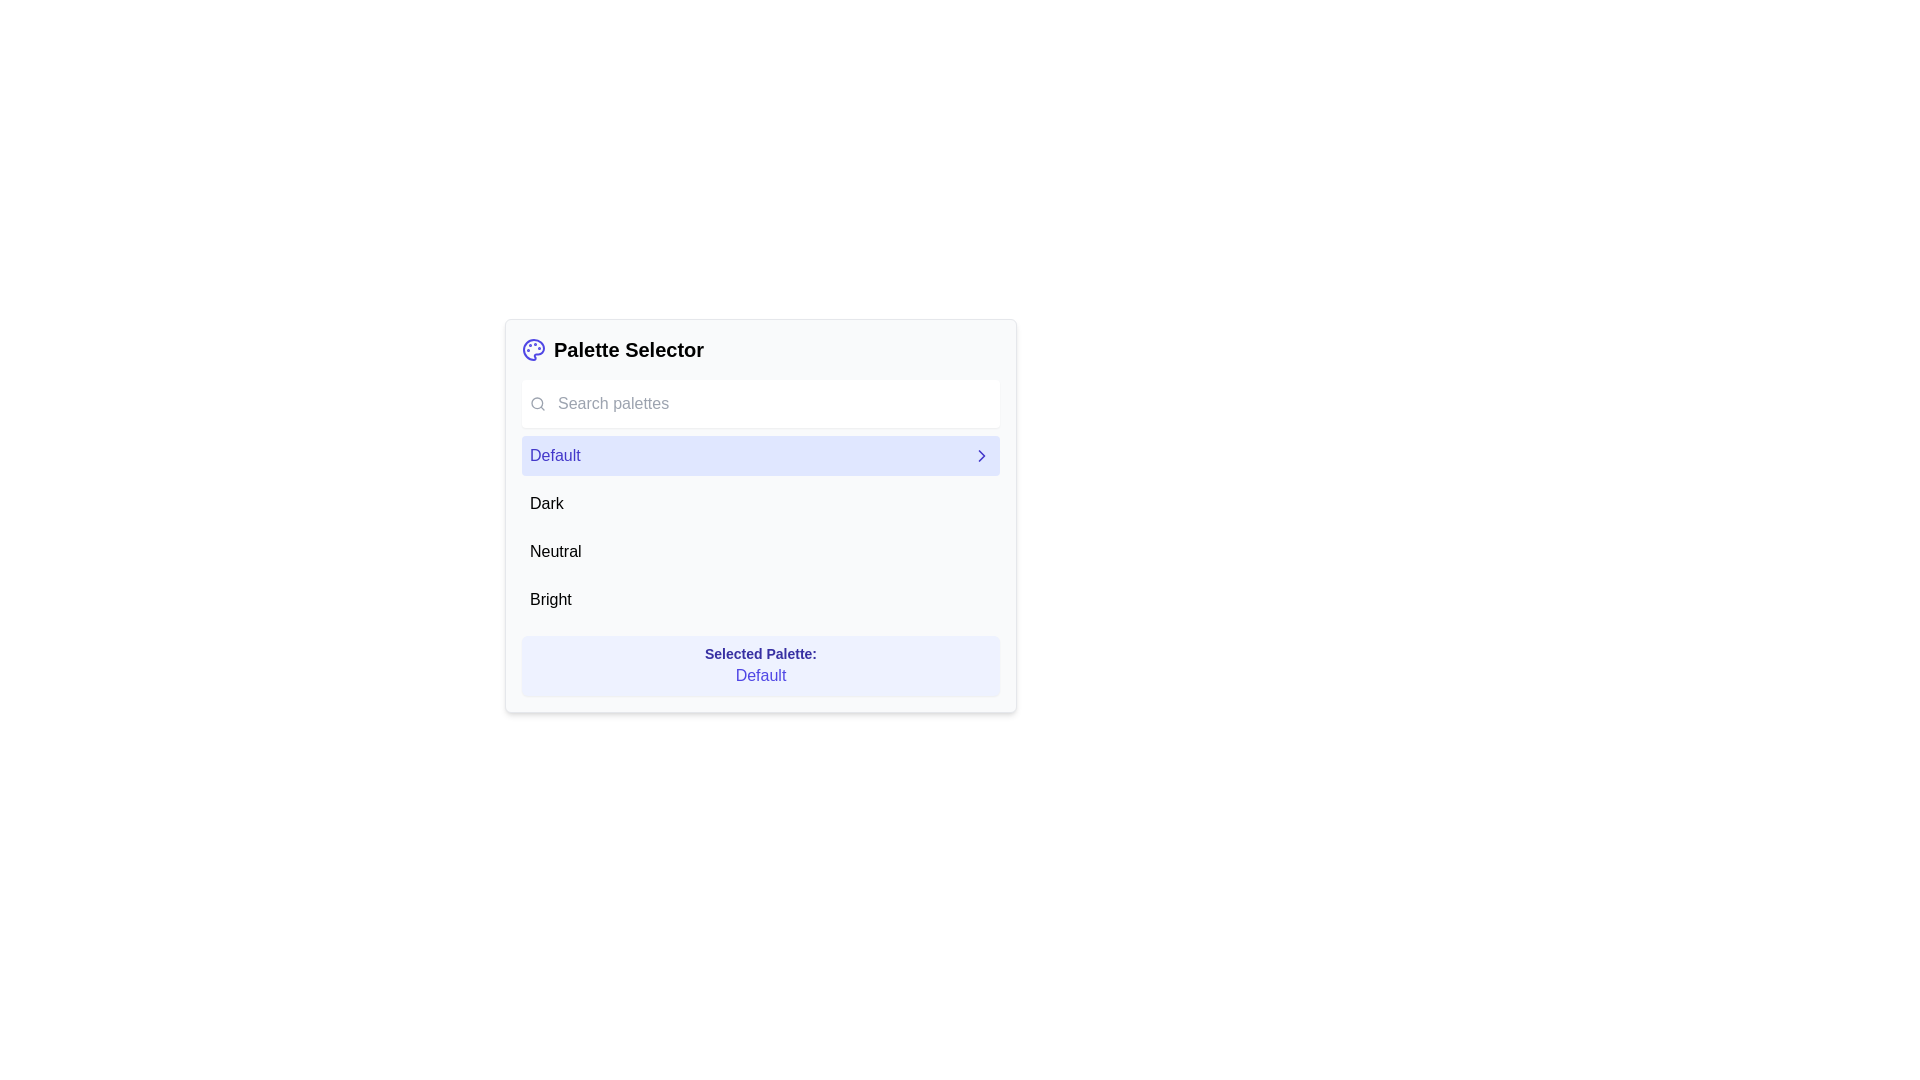 The width and height of the screenshot is (1920, 1080). I want to click on the main body of the palette icon located at the top-left portion of the layout interface to use it as an identifier for related functionality, so click(533, 349).